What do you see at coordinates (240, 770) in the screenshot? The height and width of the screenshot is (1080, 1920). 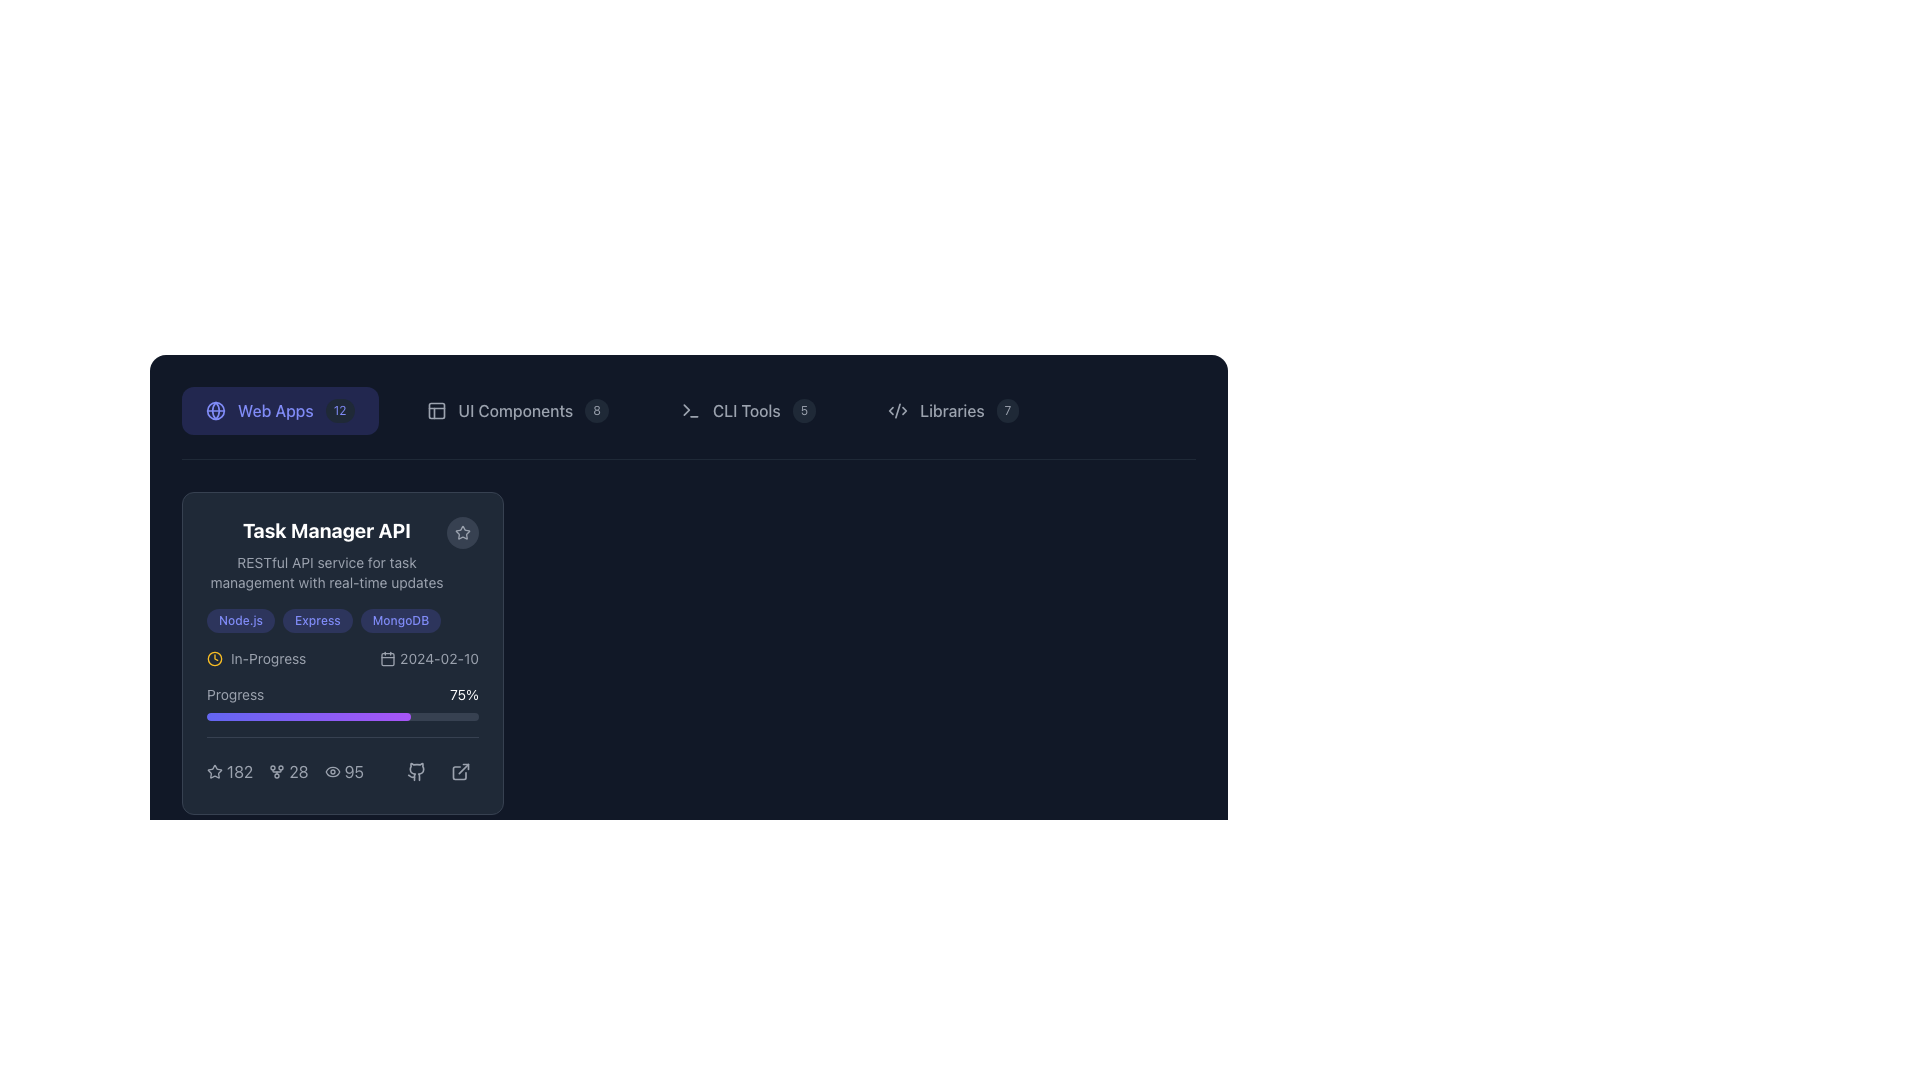 I see `the text component displaying the number '182' in gray color, which is part of the horizontal layout in the 'Task Manager API' card` at bounding box center [240, 770].